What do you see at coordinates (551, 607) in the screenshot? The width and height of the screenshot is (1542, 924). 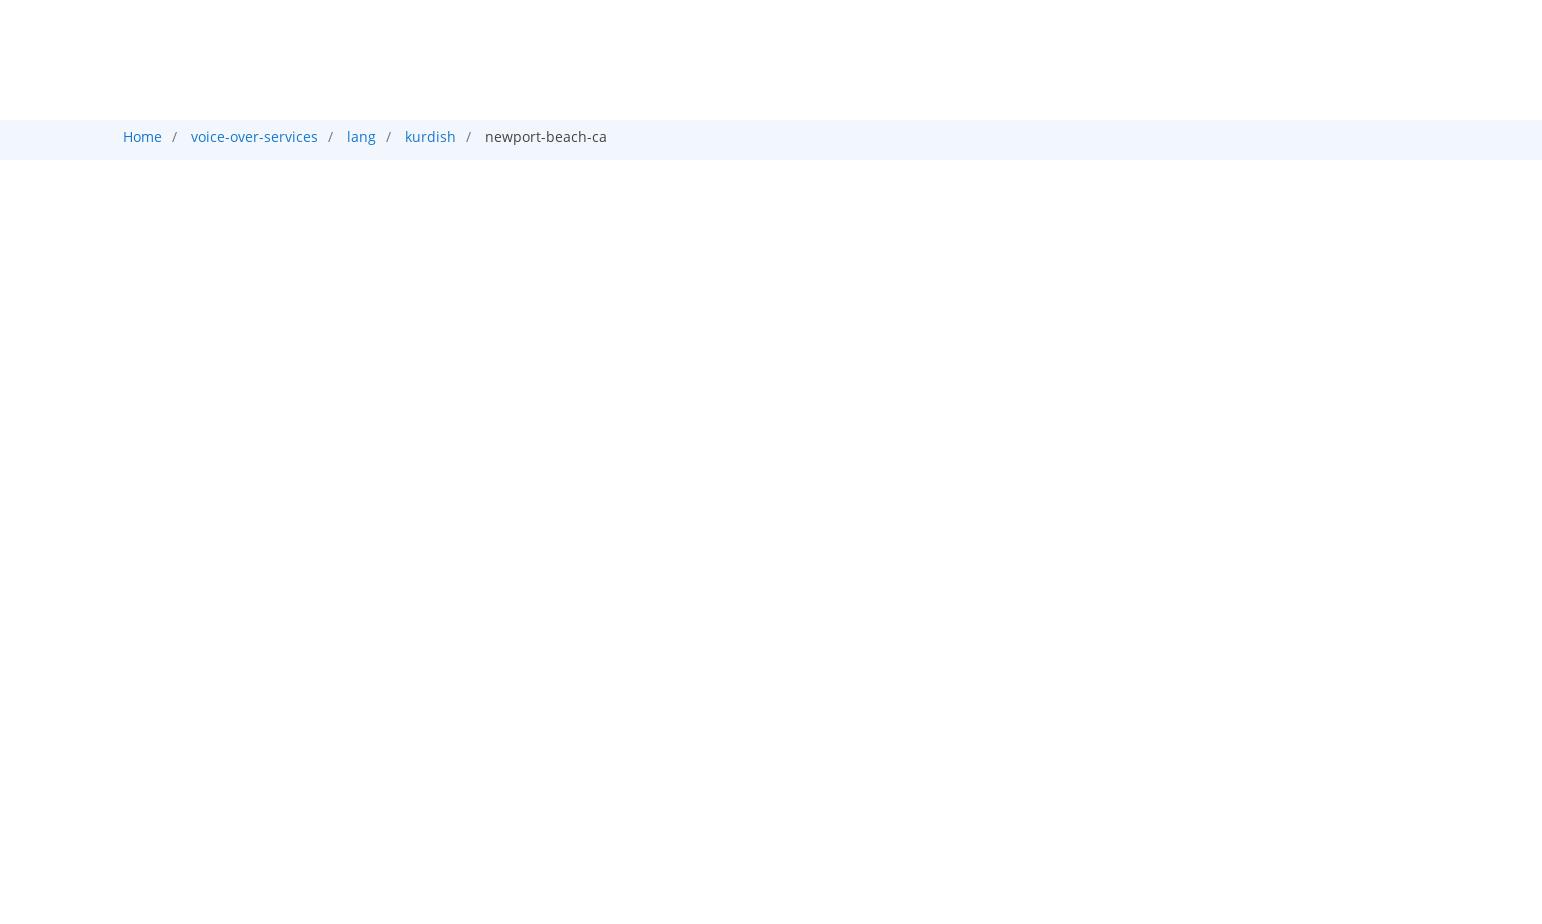 I see `'Professional Voice Talent for Your Kurdish Voice Over Services'` at bounding box center [551, 607].